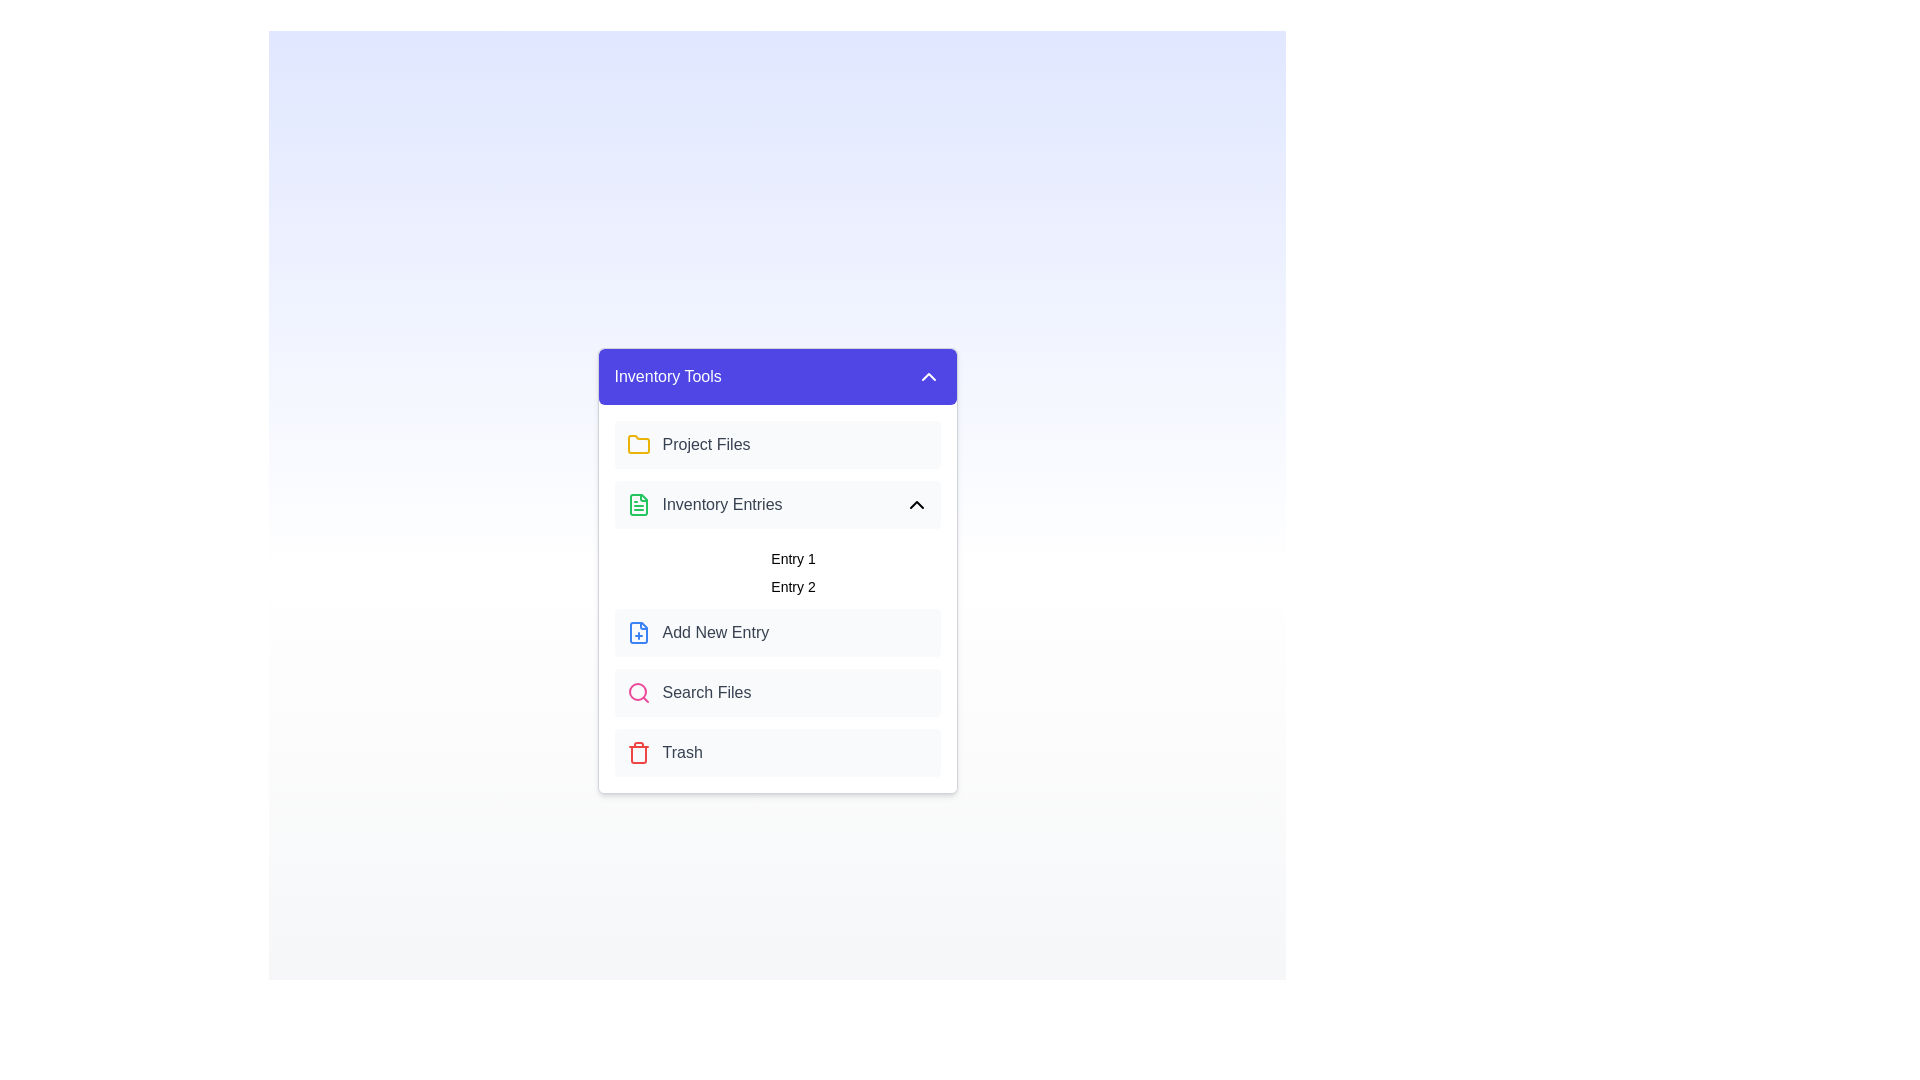  What do you see at coordinates (637, 504) in the screenshot?
I see `the document icon` at bounding box center [637, 504].